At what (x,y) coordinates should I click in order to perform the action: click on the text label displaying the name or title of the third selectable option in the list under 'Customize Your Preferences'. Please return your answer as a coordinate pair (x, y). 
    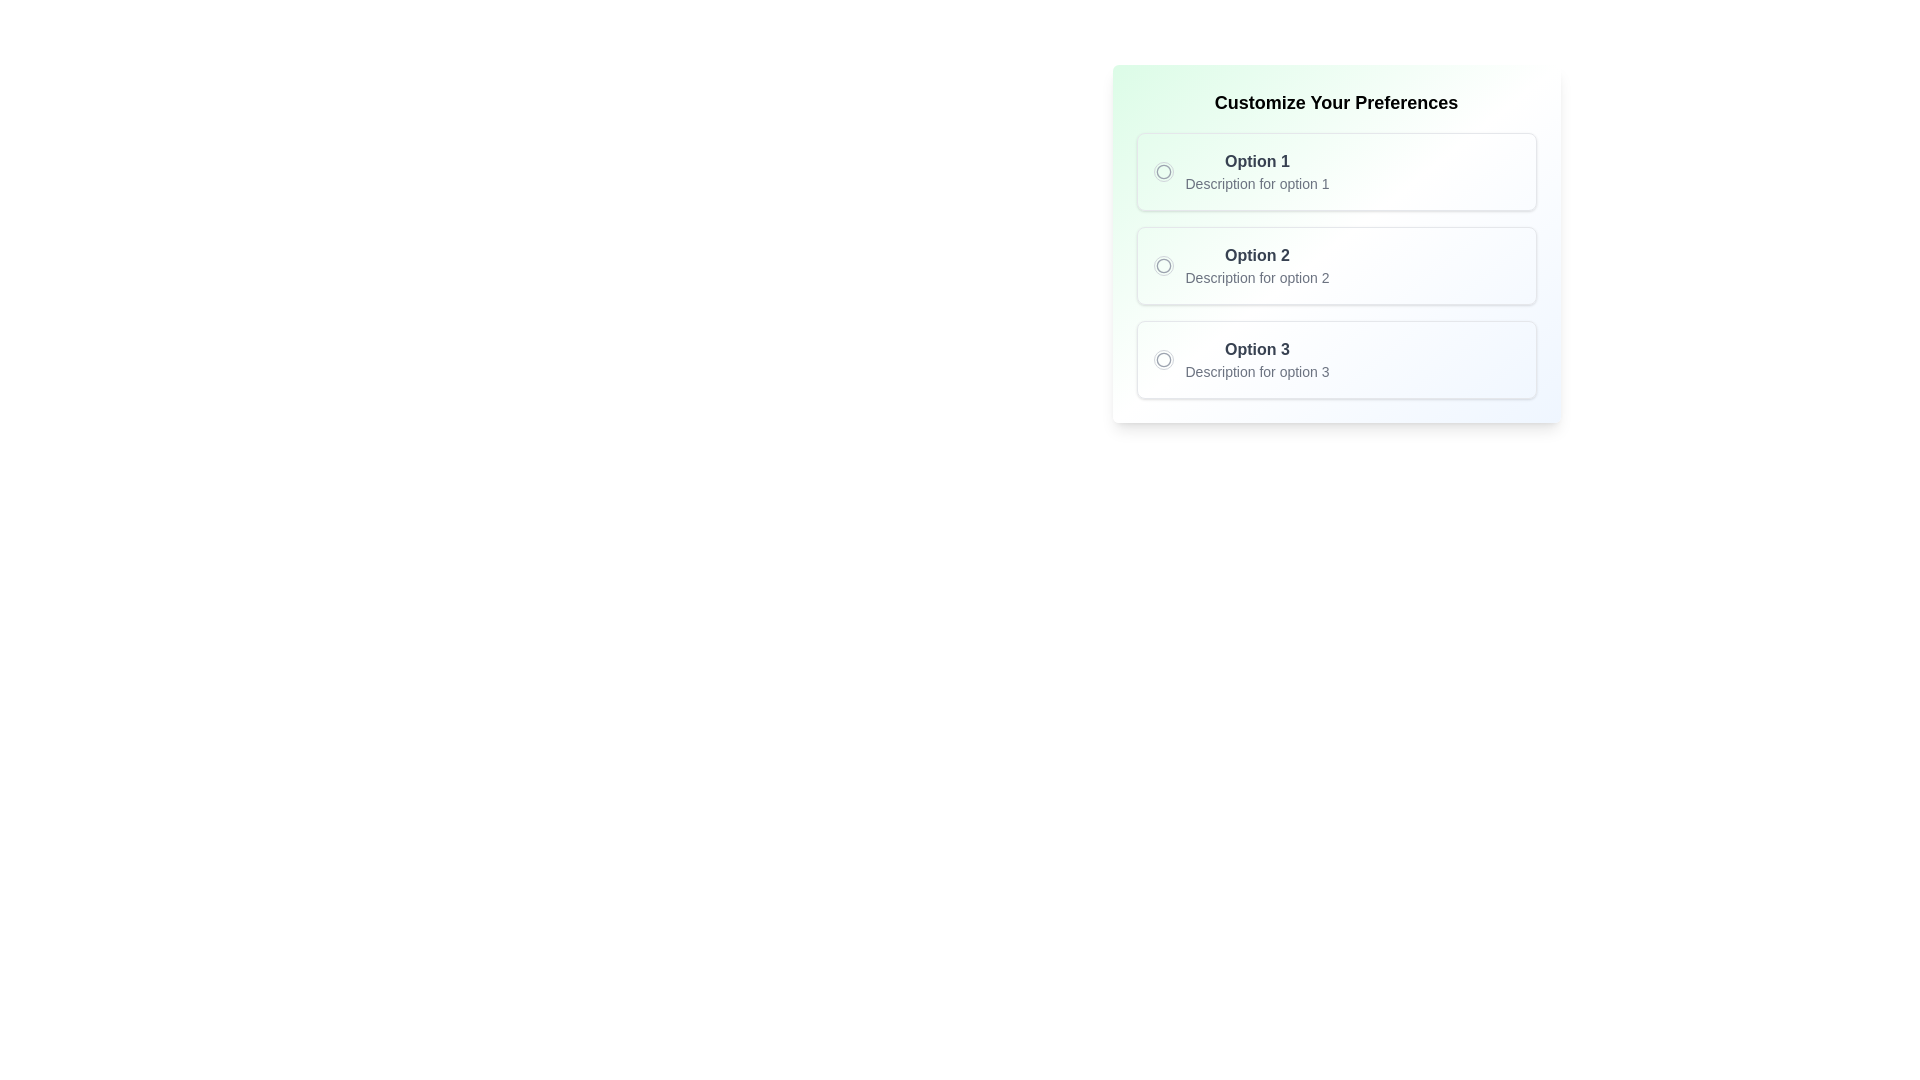
    Looking at the image, I should click on (1256, 349).